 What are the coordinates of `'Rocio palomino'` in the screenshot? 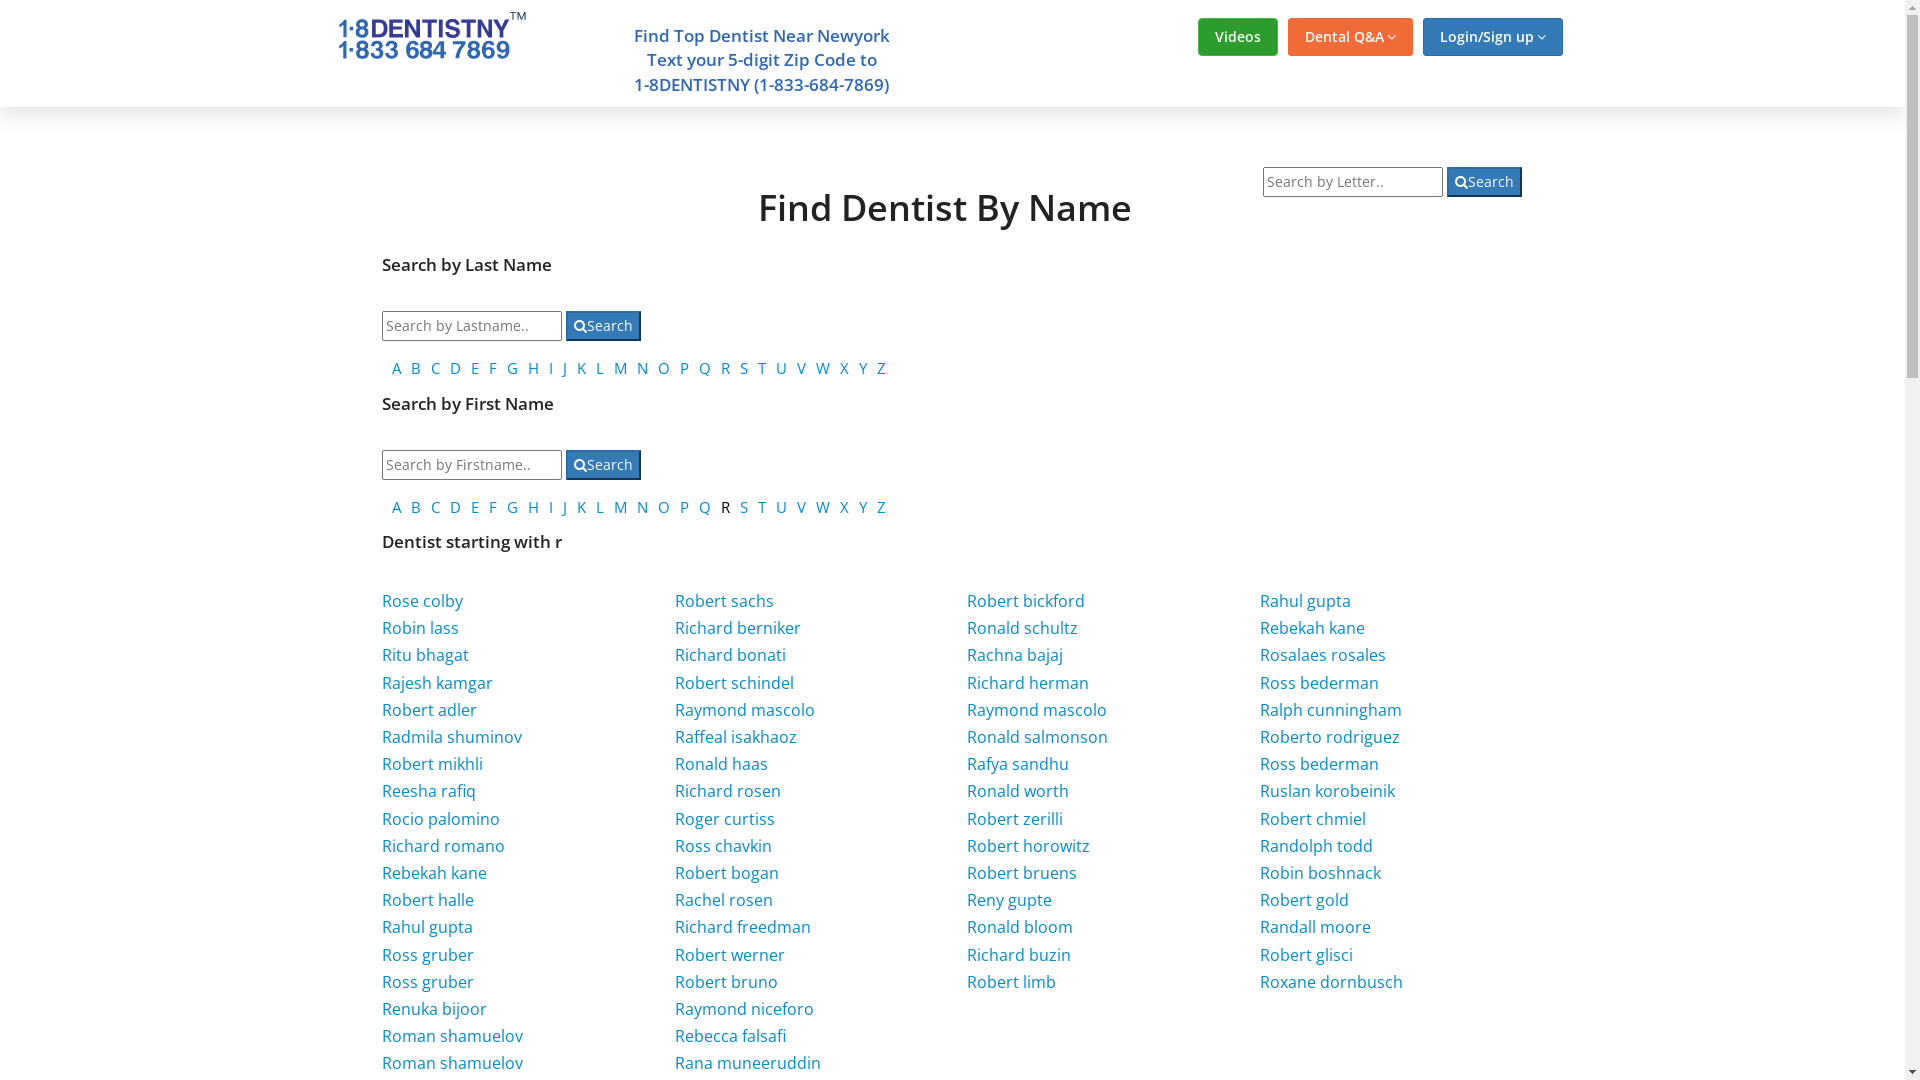 It's located at (440, 818).